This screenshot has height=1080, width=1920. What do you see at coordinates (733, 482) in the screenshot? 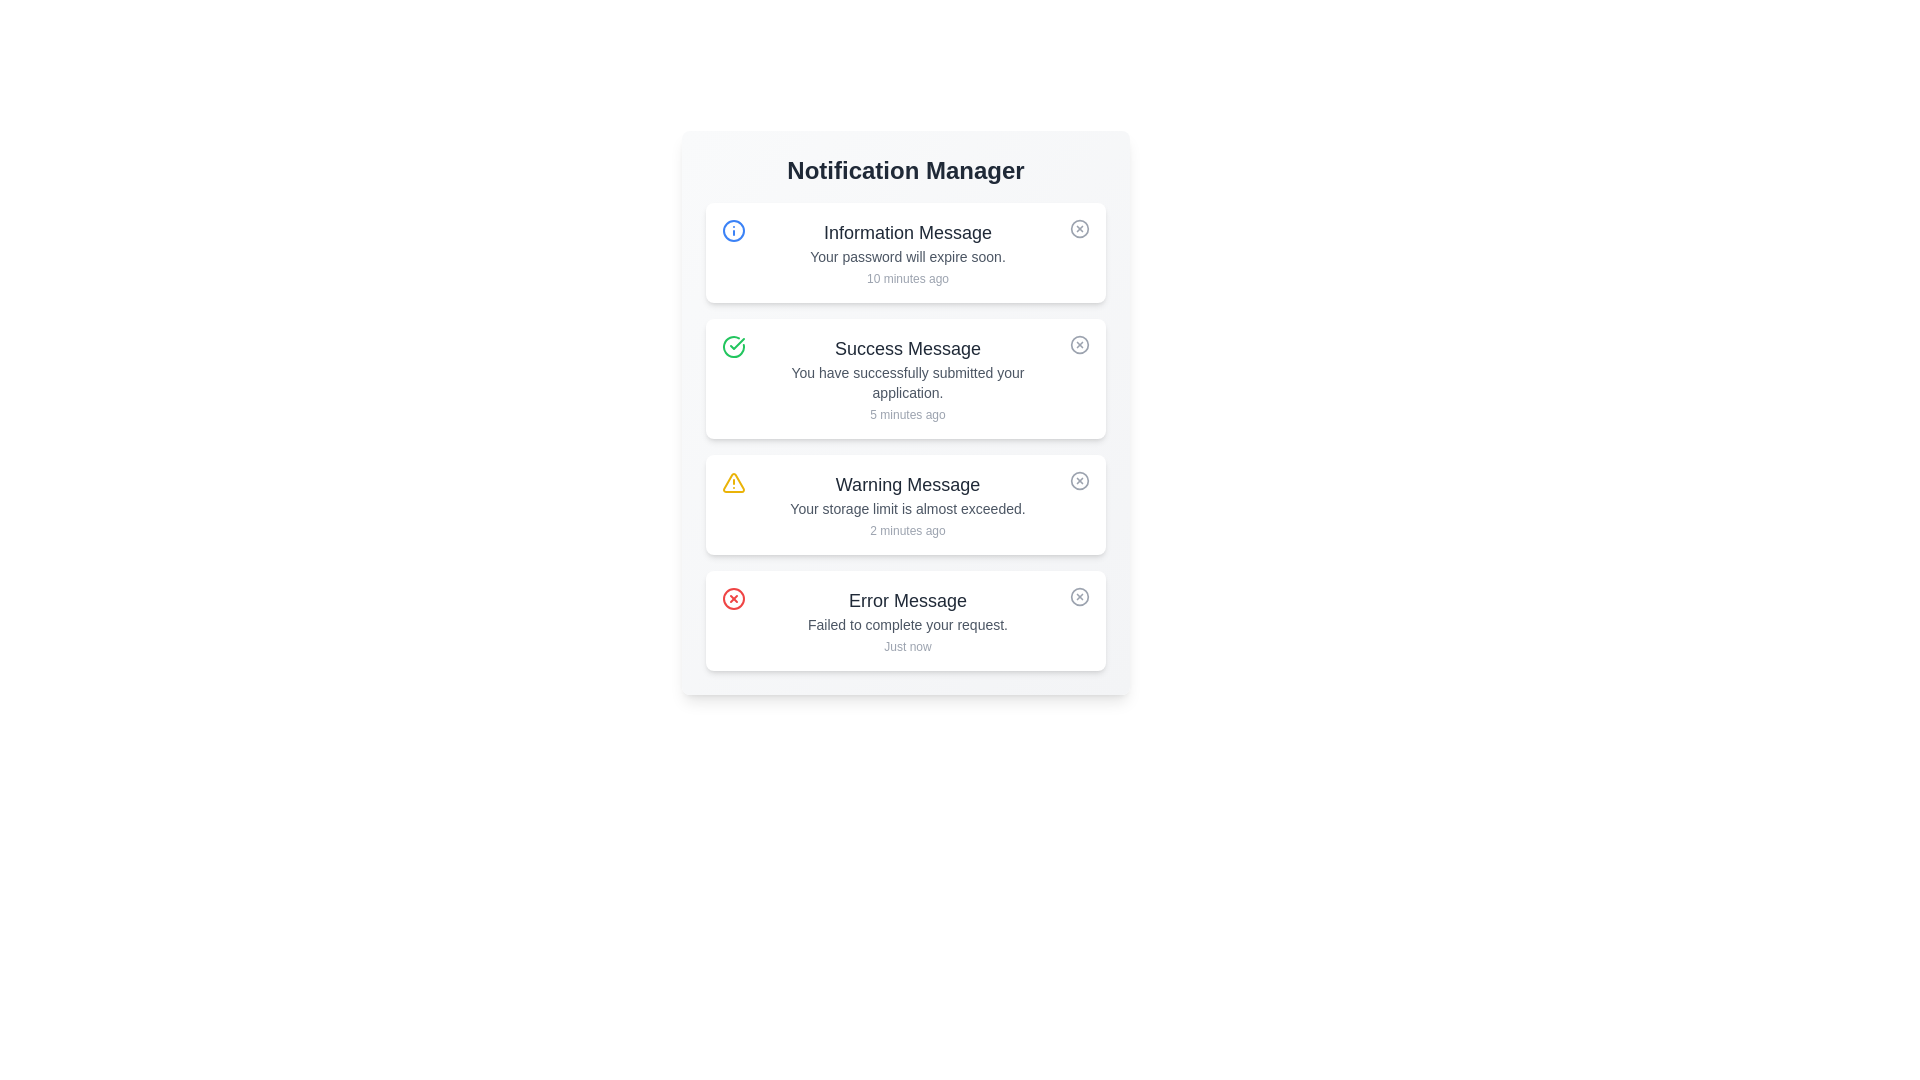
I see `the triangular yellow warning icon outlined in black, which is located in the third notification block next to the 'Warning Message' text` at bounding box center [733, 482].